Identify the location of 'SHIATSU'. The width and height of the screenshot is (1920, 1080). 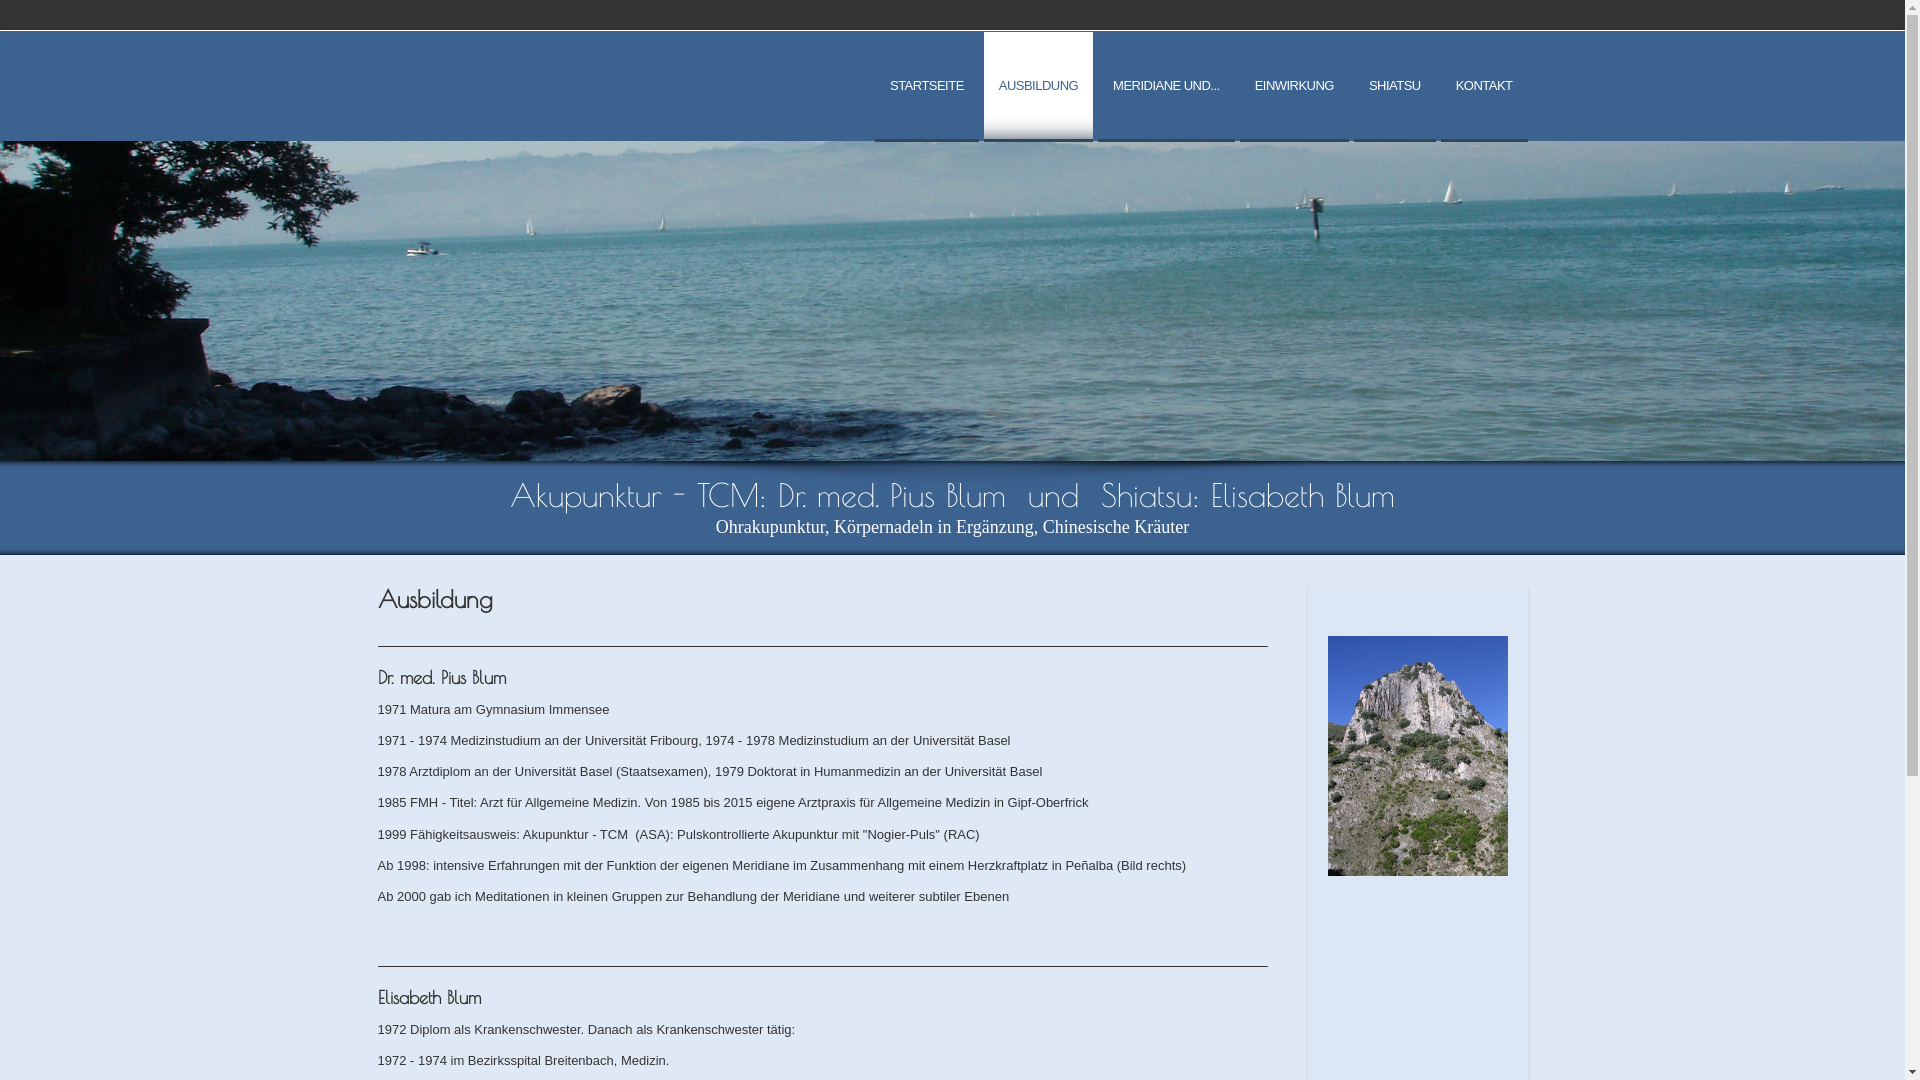
(1353, 86).